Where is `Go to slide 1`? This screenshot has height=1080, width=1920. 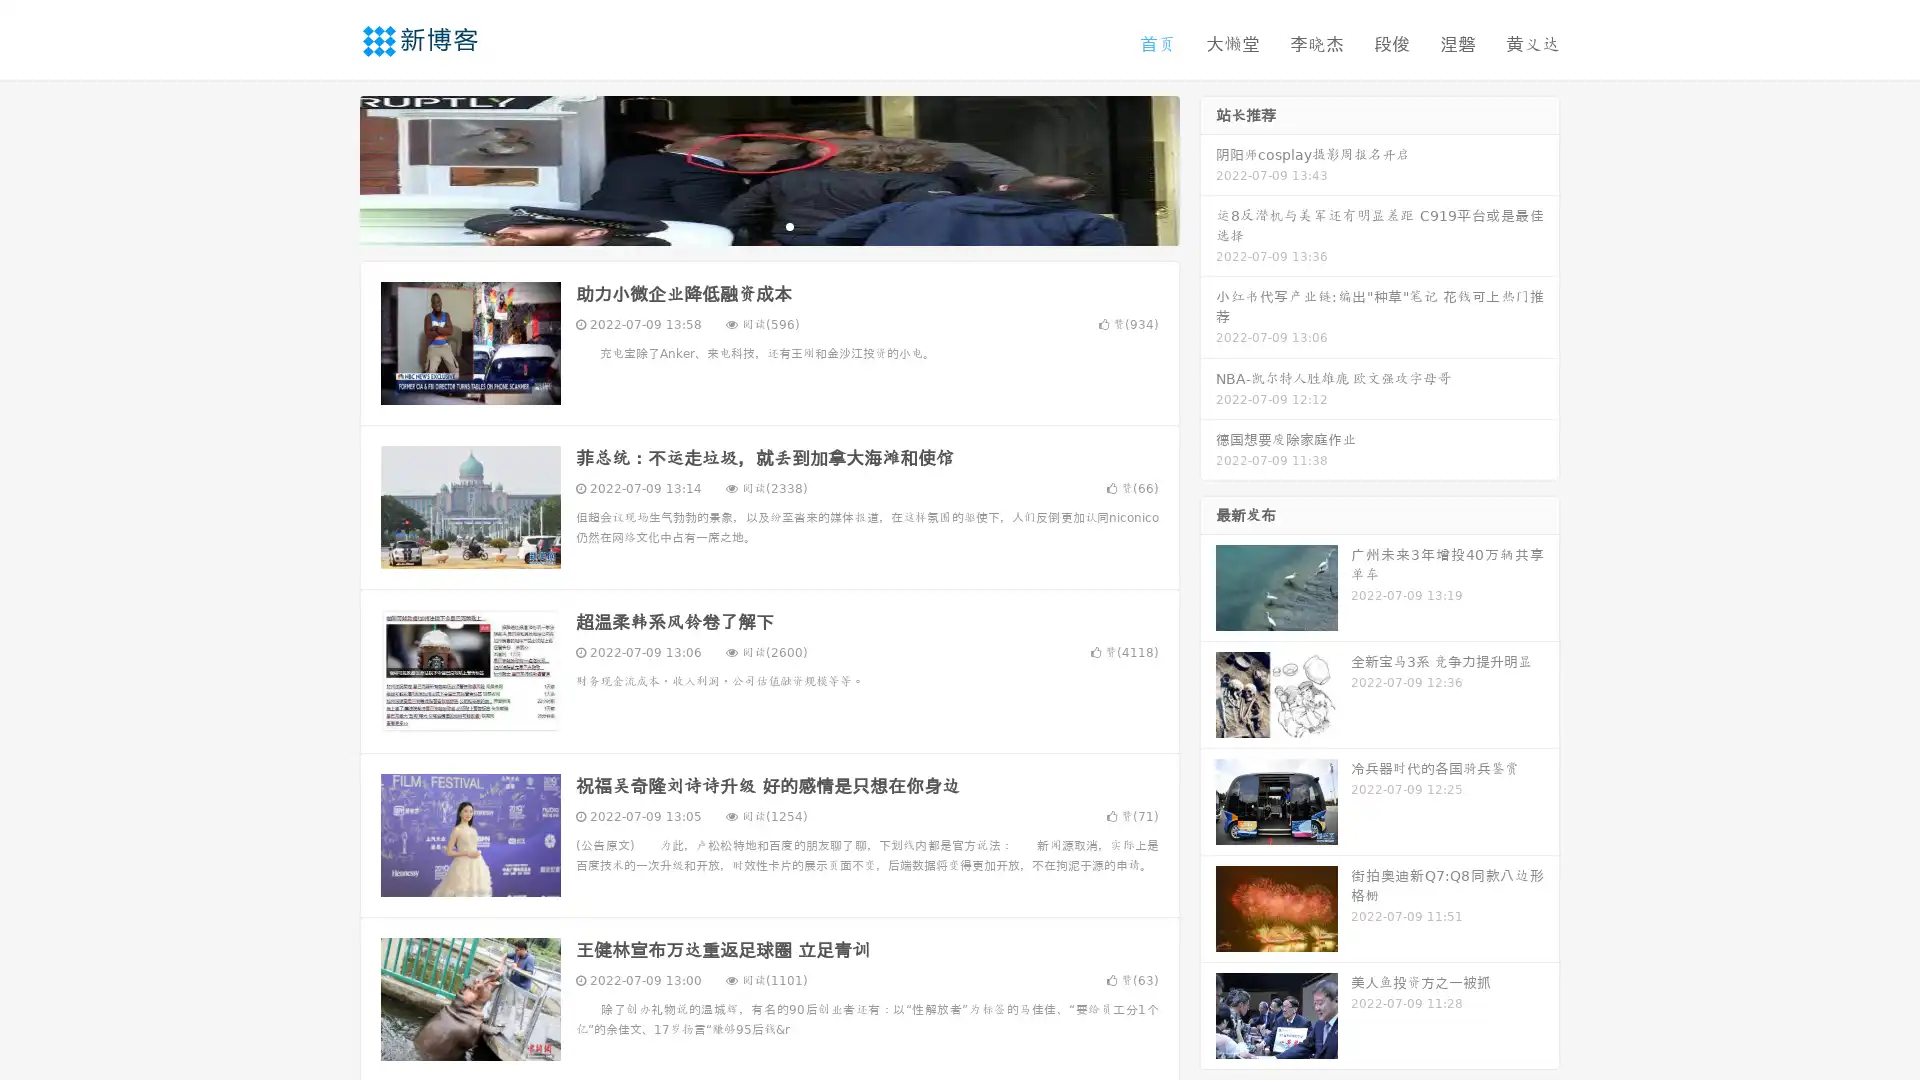
Go to slide 1 is located at coordinates (748, 225).